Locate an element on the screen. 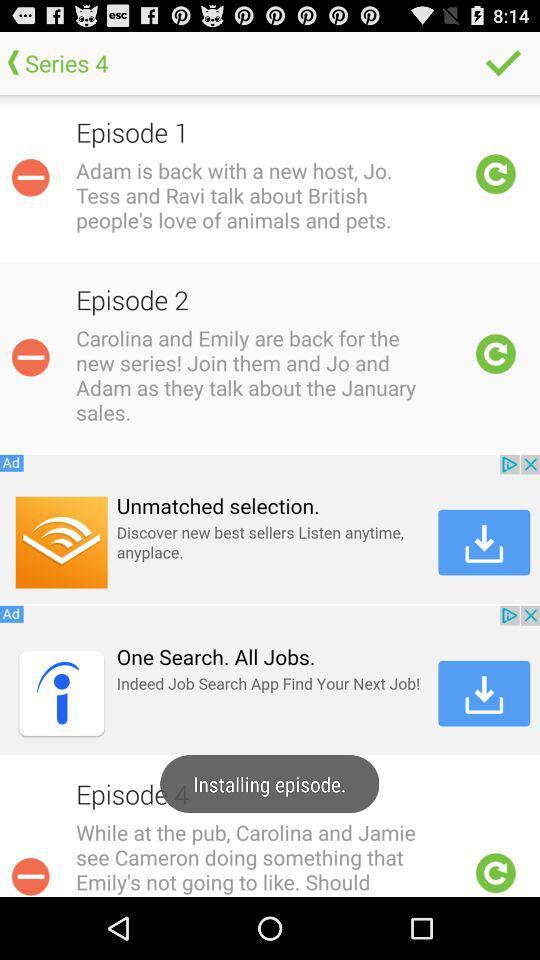  first advertisement is located at coordinates (270, 528).